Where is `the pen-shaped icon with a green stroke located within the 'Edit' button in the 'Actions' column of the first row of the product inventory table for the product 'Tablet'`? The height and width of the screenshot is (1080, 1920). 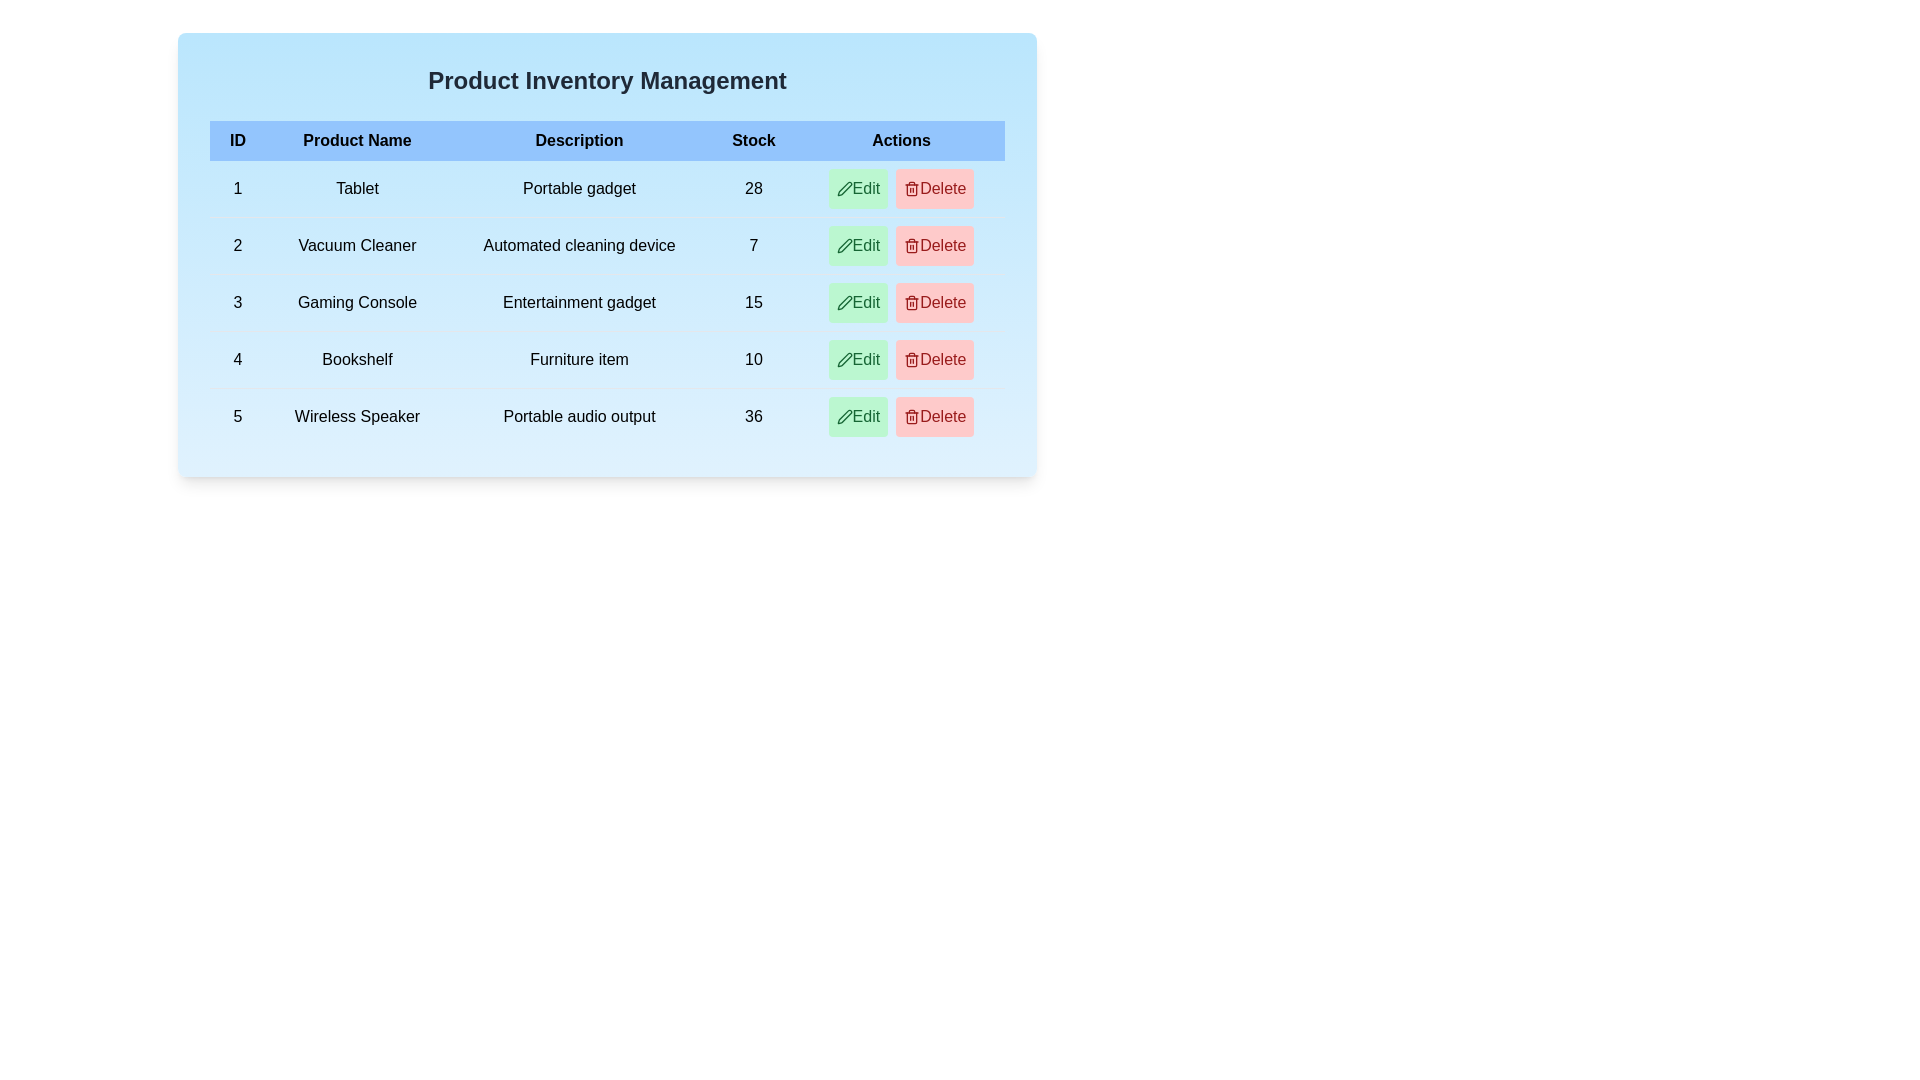
the pen-shaped icon with a green stroke located within the 'Edit' button in the 'Actions' column of the first row of the product inventory table for the product 'Tablet' is located at coordinates (844, 189).